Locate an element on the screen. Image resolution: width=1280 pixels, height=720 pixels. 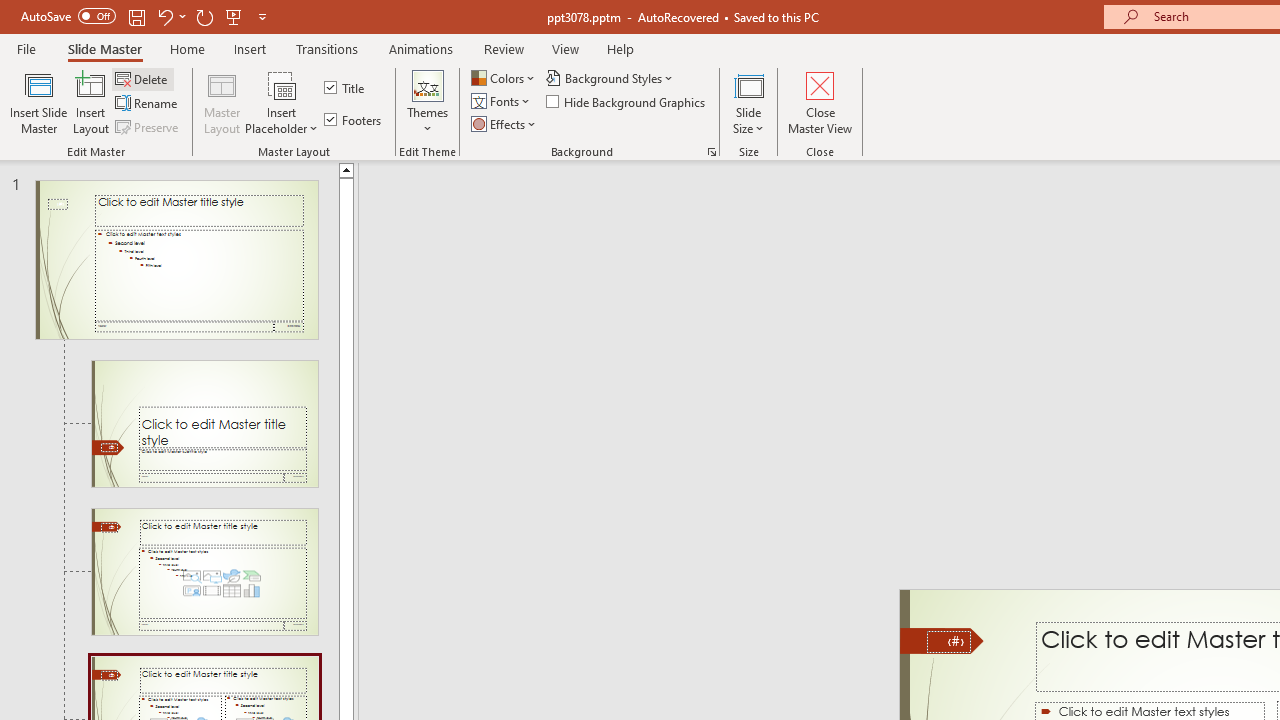
'Hide Background Graphics' is located at coordinates (626, 101).